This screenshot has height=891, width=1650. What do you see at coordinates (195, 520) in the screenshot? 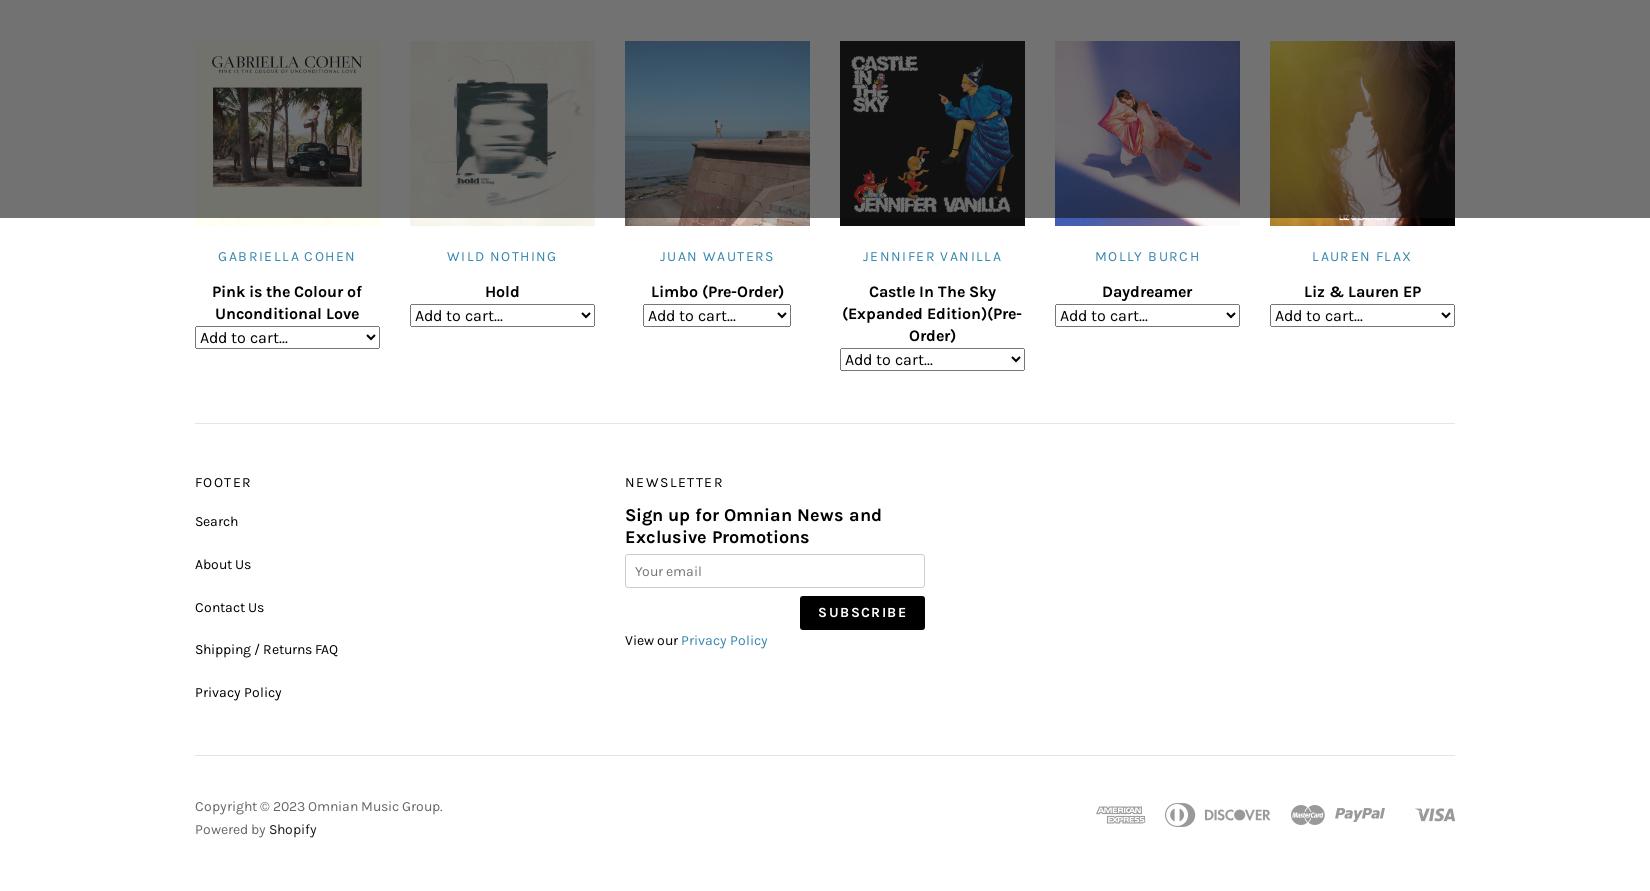
I see `'Search'` at bounding box center [195, 520].